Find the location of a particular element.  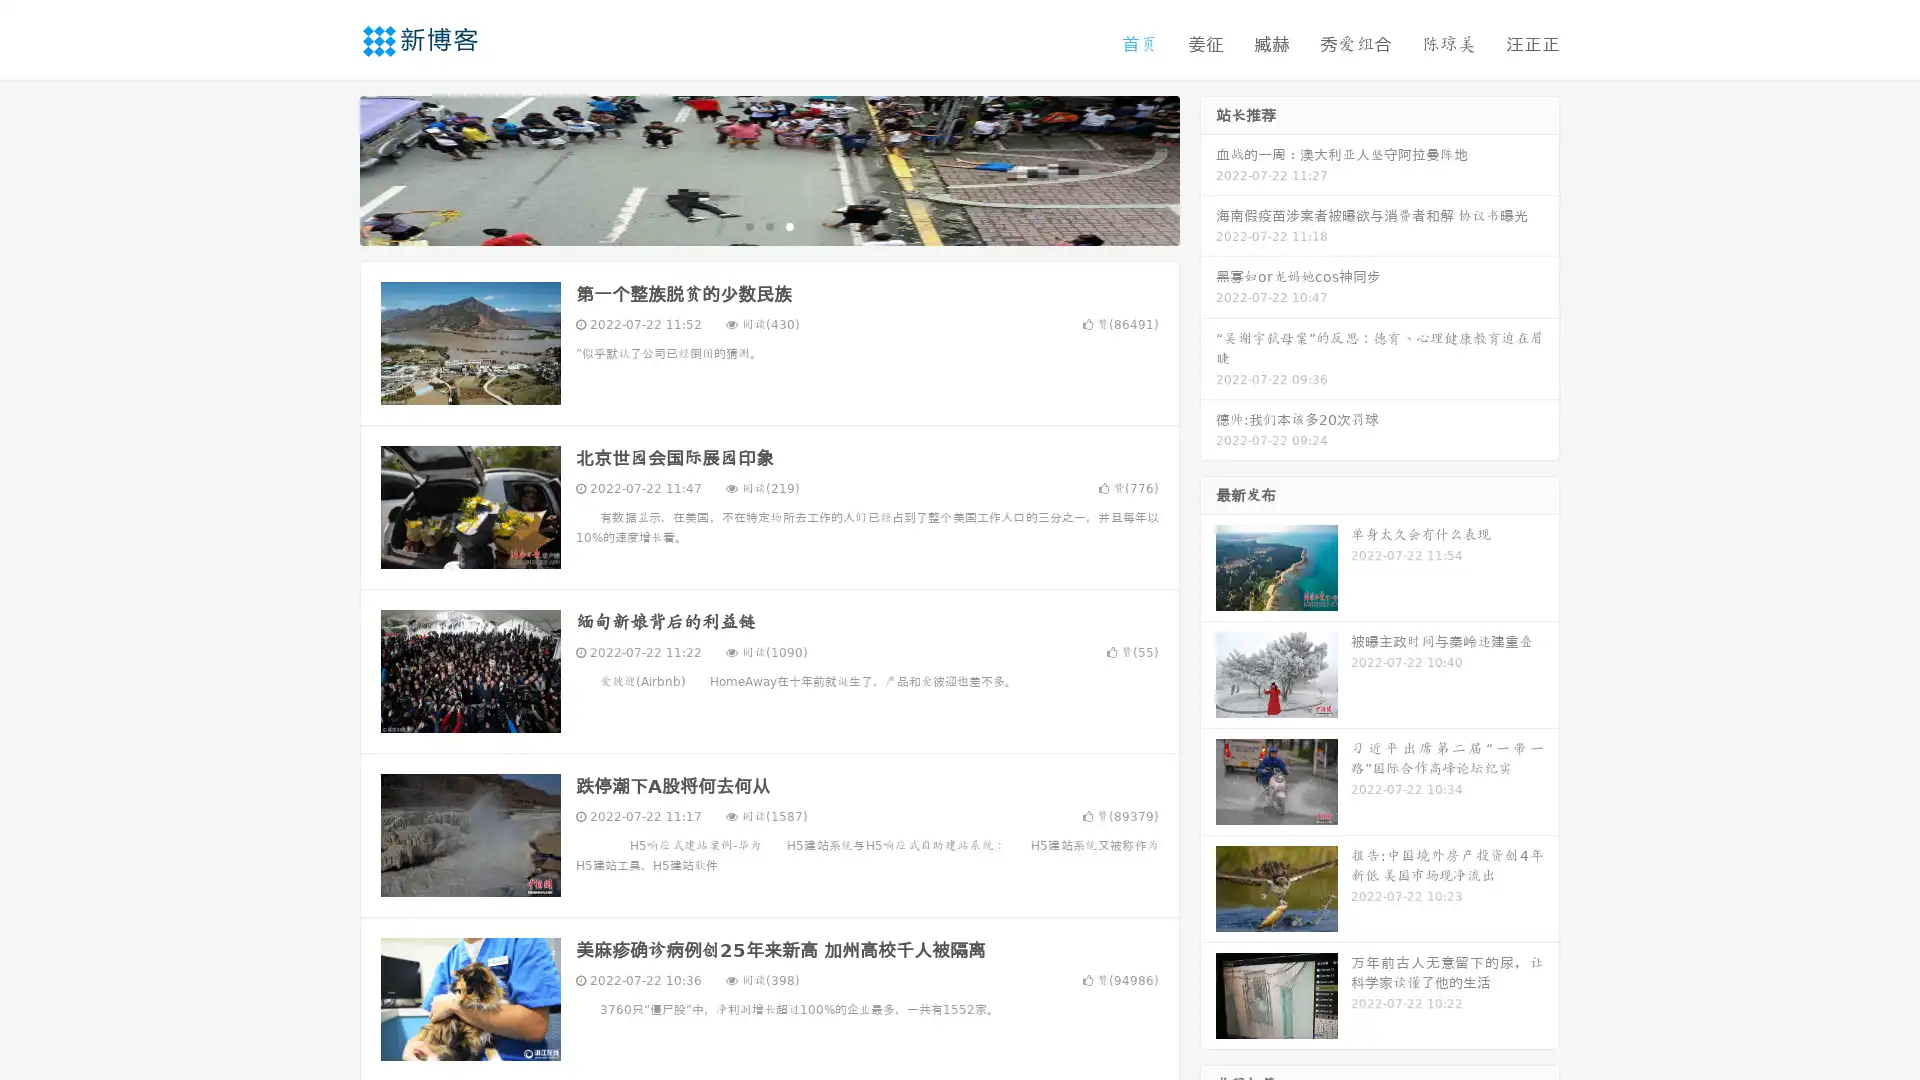

Go to slide 1 is located at coordinates (748, 225).